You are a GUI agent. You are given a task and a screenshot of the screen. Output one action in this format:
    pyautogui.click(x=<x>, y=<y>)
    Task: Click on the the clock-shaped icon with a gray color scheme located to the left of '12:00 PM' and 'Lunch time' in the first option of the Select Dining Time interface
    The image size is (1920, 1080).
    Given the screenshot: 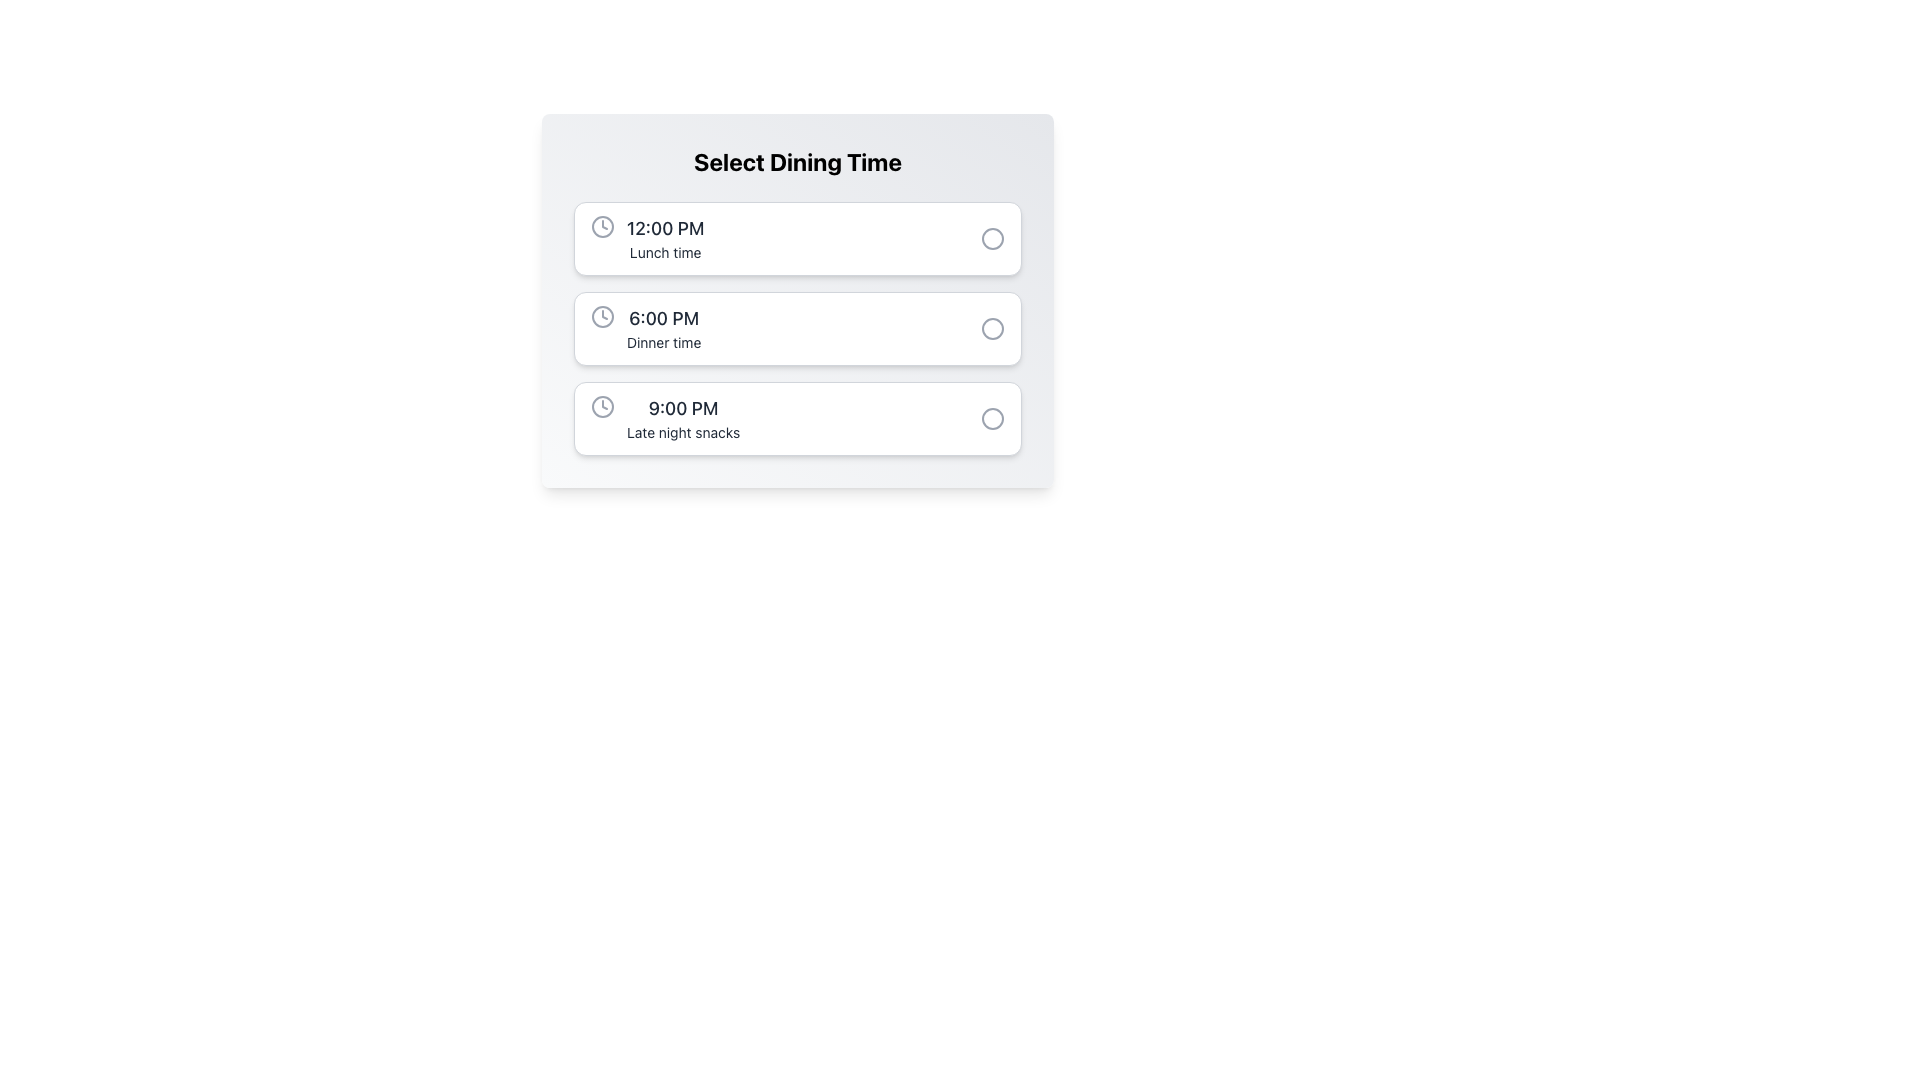 What is the action you would take?
    pyautogui.click(x=602, y=226)
    